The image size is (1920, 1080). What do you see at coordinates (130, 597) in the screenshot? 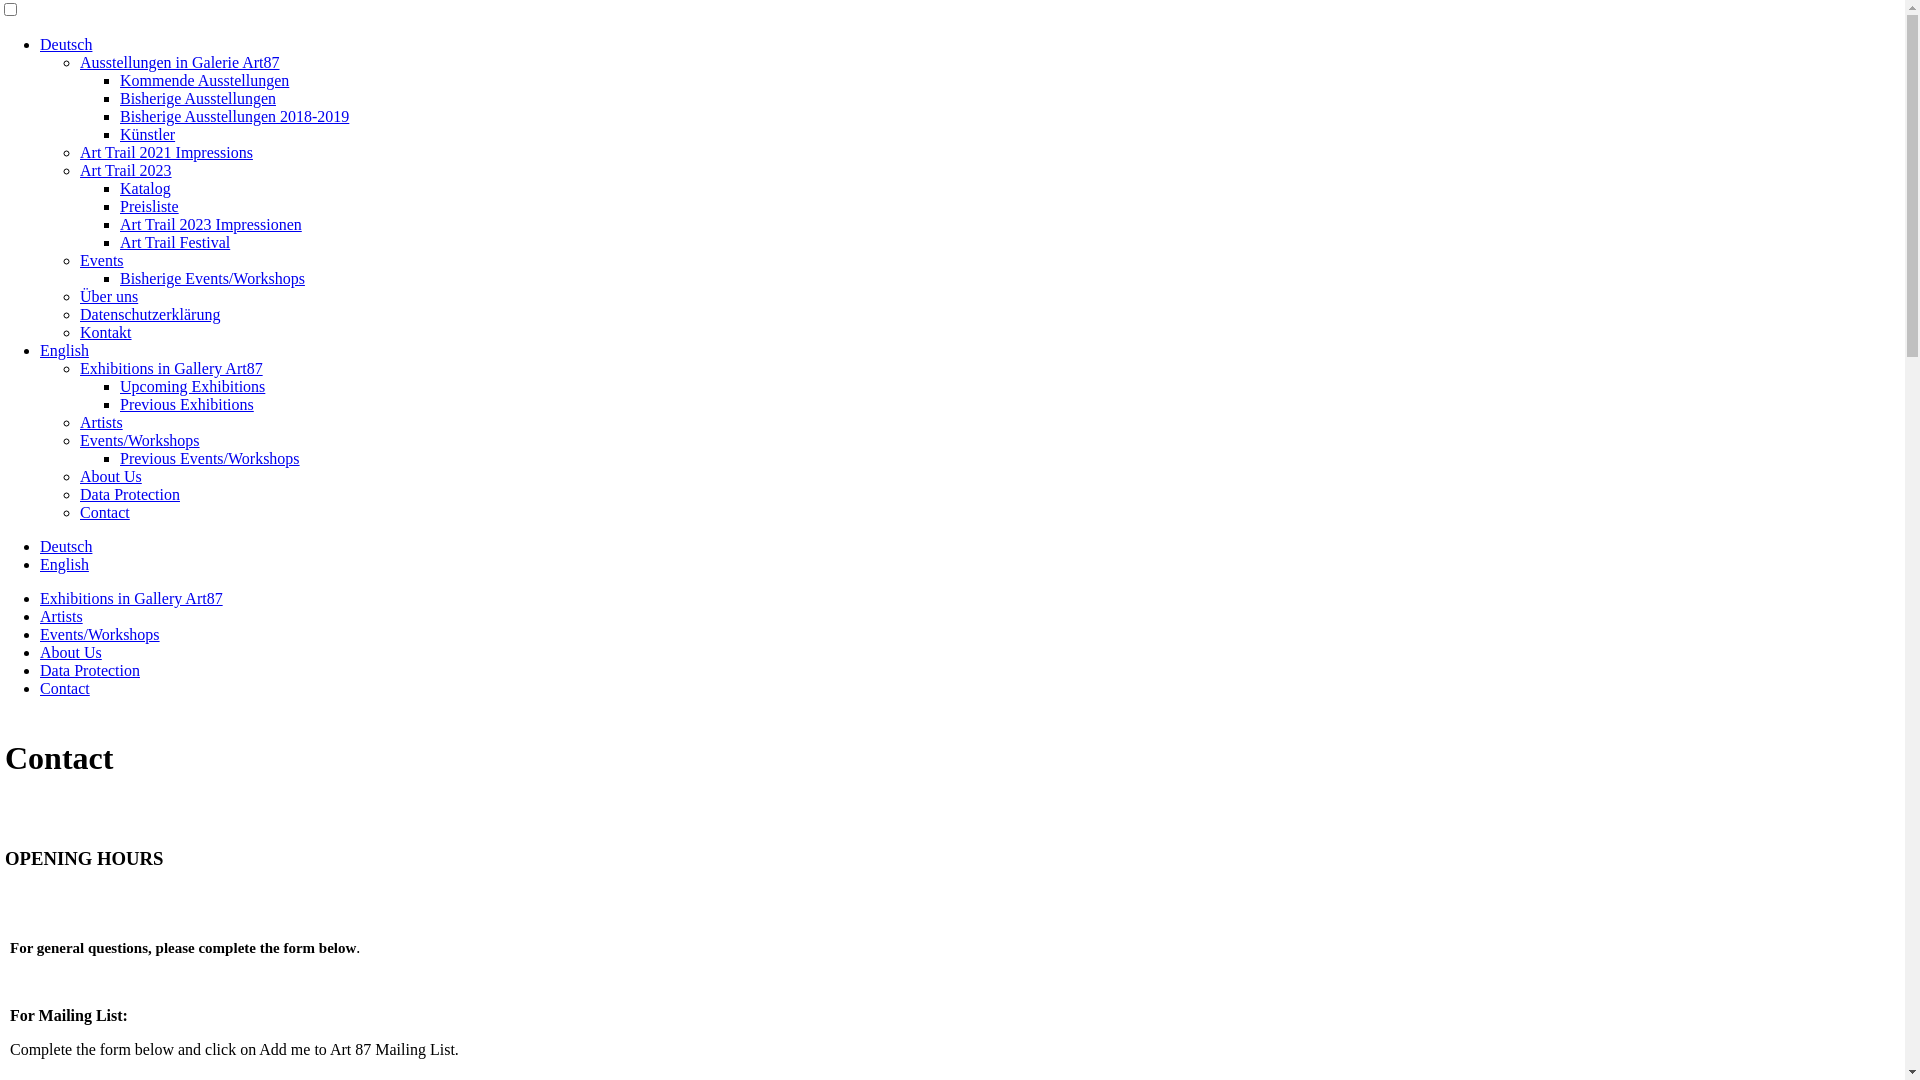
I see `'Exhibitions in Gallery Art87'` at bounding box center [130, 597].